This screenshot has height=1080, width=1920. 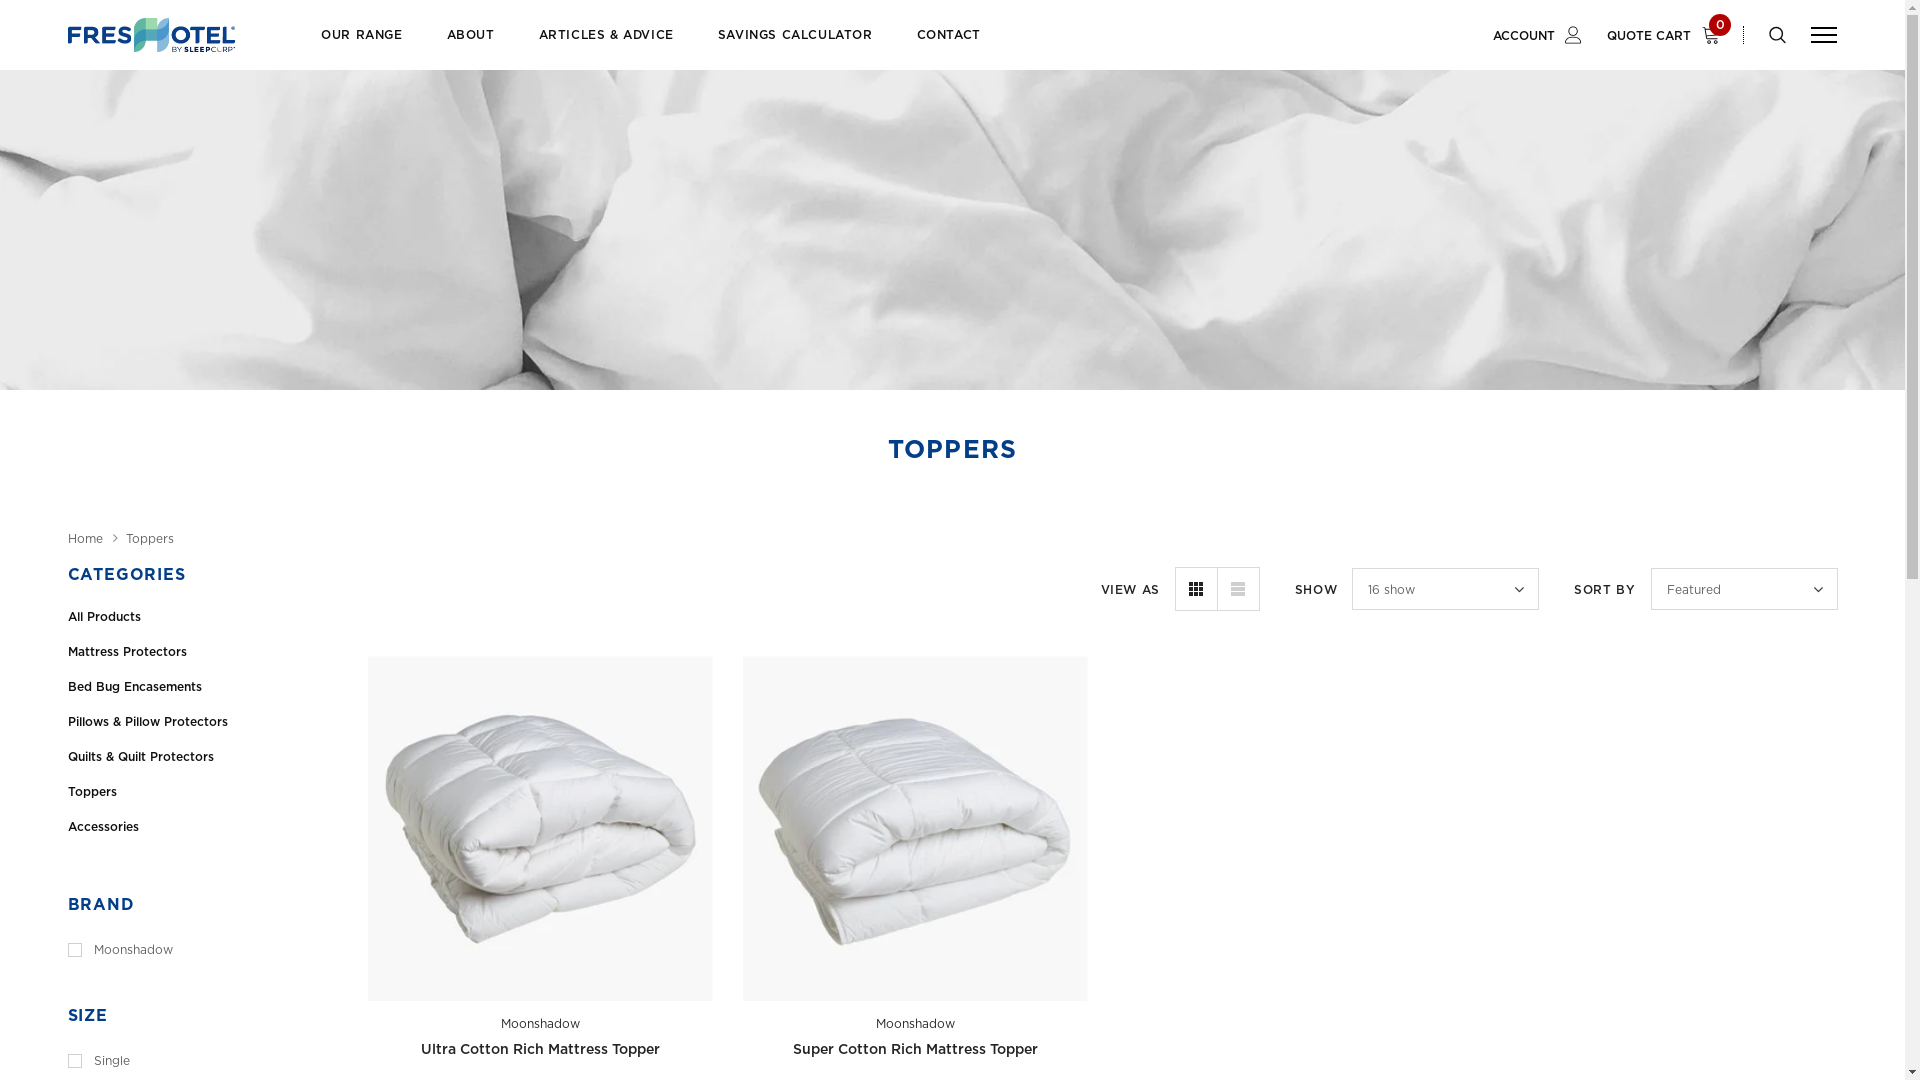 I want to click on 'ABOUT', so click(x=469, y=45).